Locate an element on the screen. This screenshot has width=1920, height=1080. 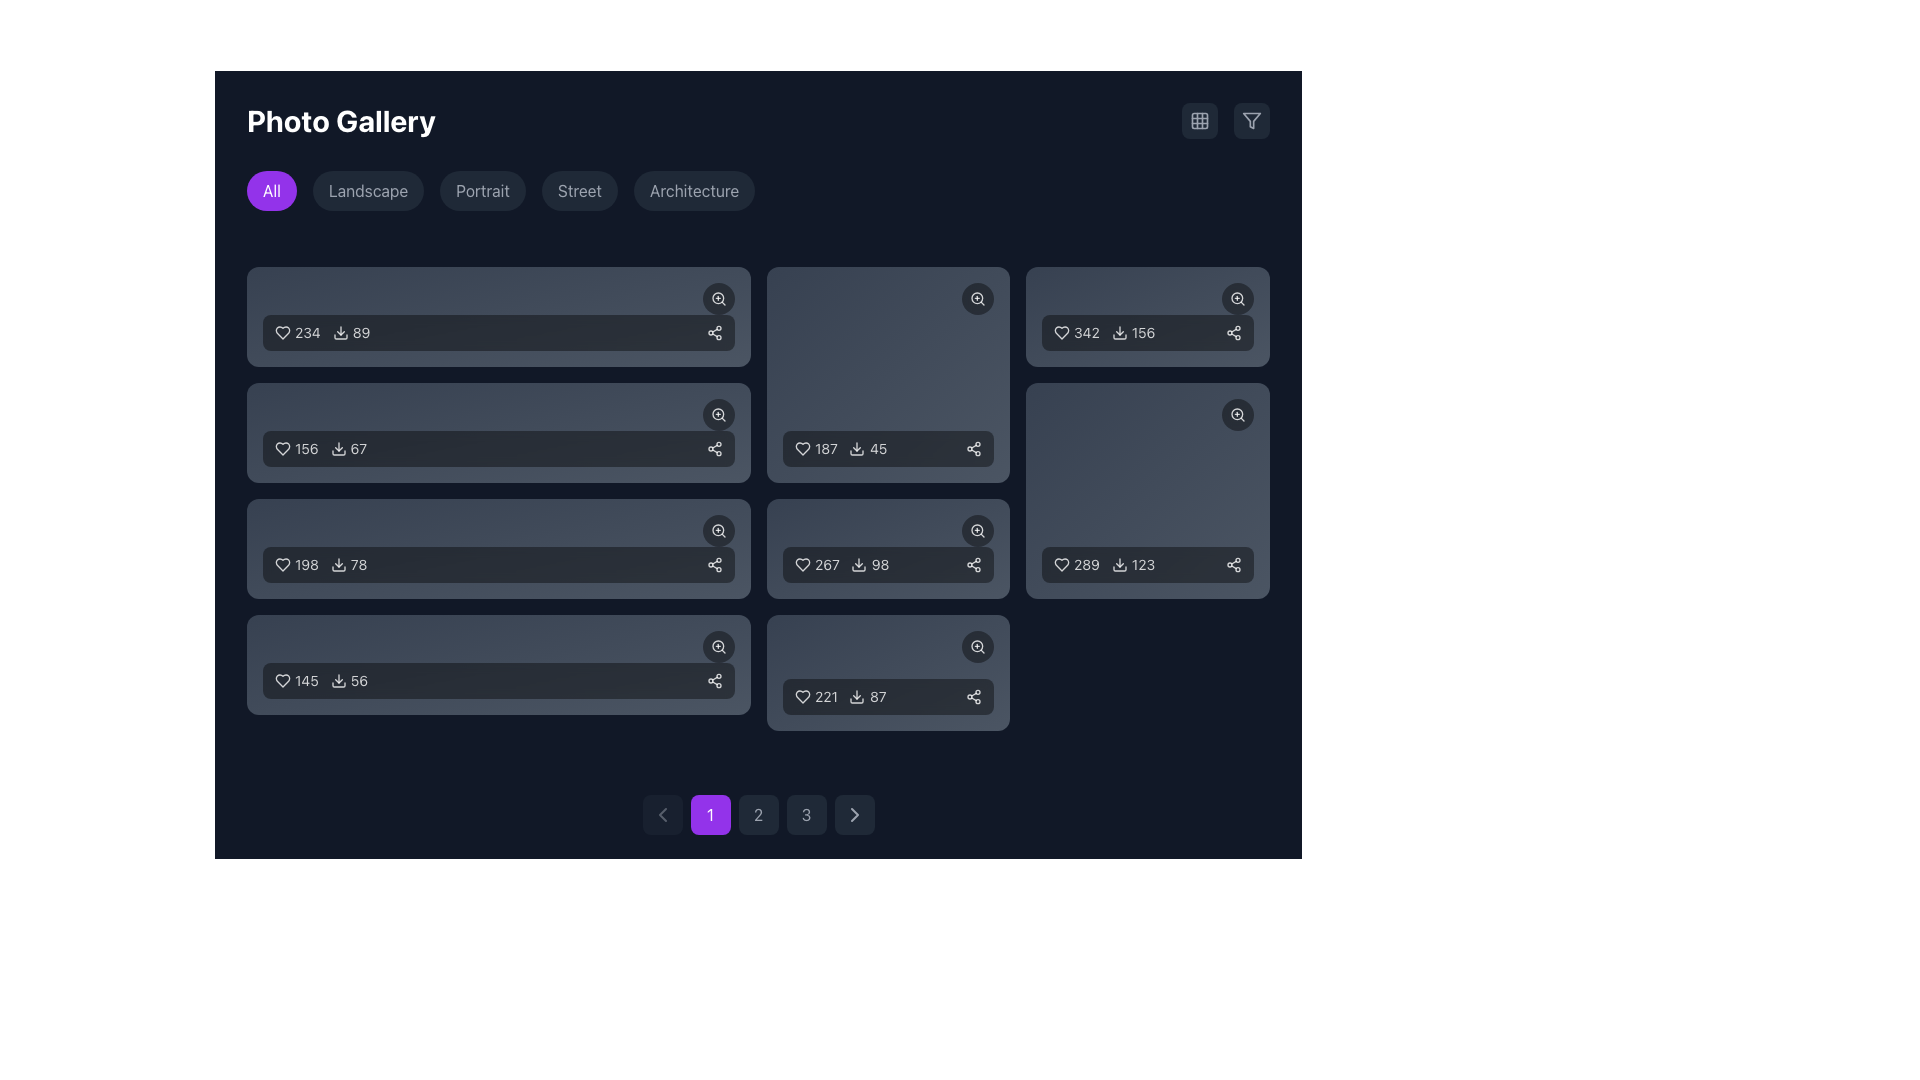
the clickable counter UI element located at the bottom-right section of the card to interact with it and potentially add or view likes is located at coordinates (1075, 564).